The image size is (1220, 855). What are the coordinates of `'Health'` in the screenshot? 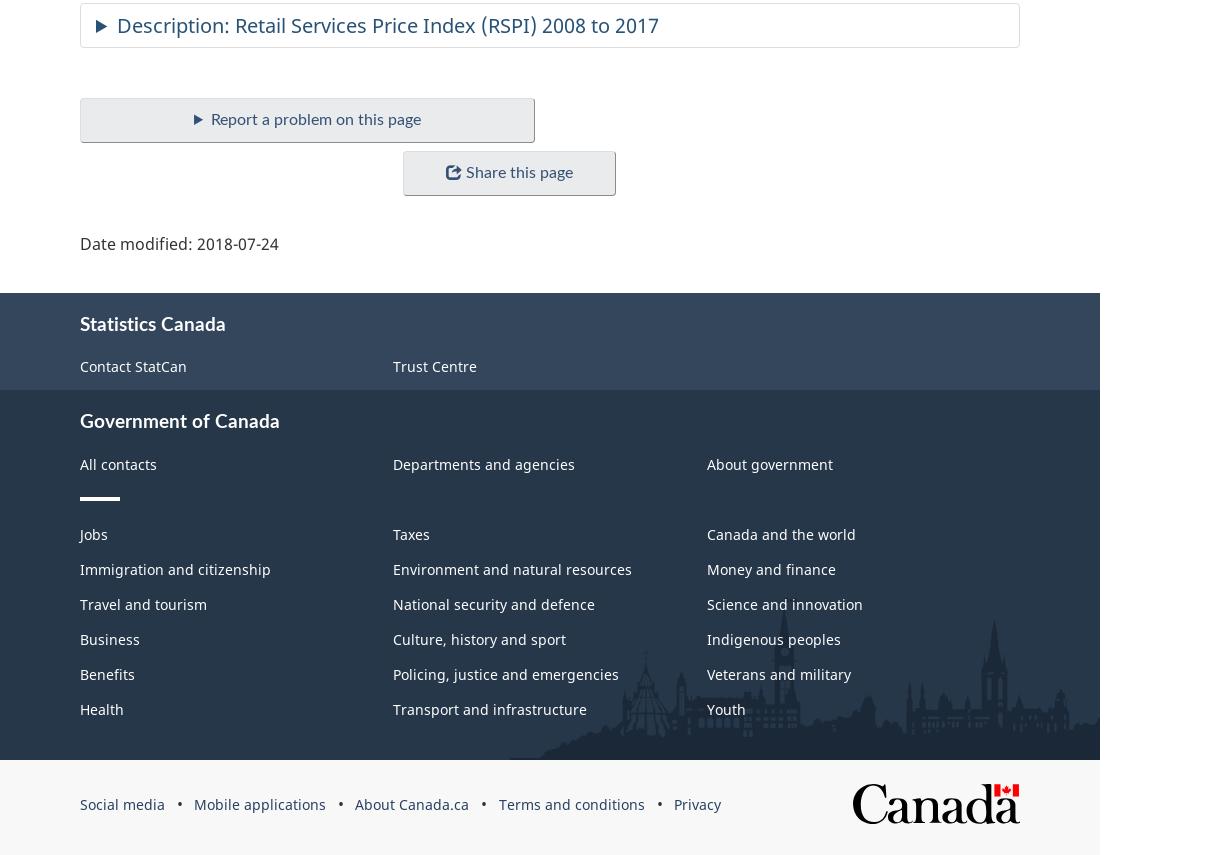 It's located at (79, 707).